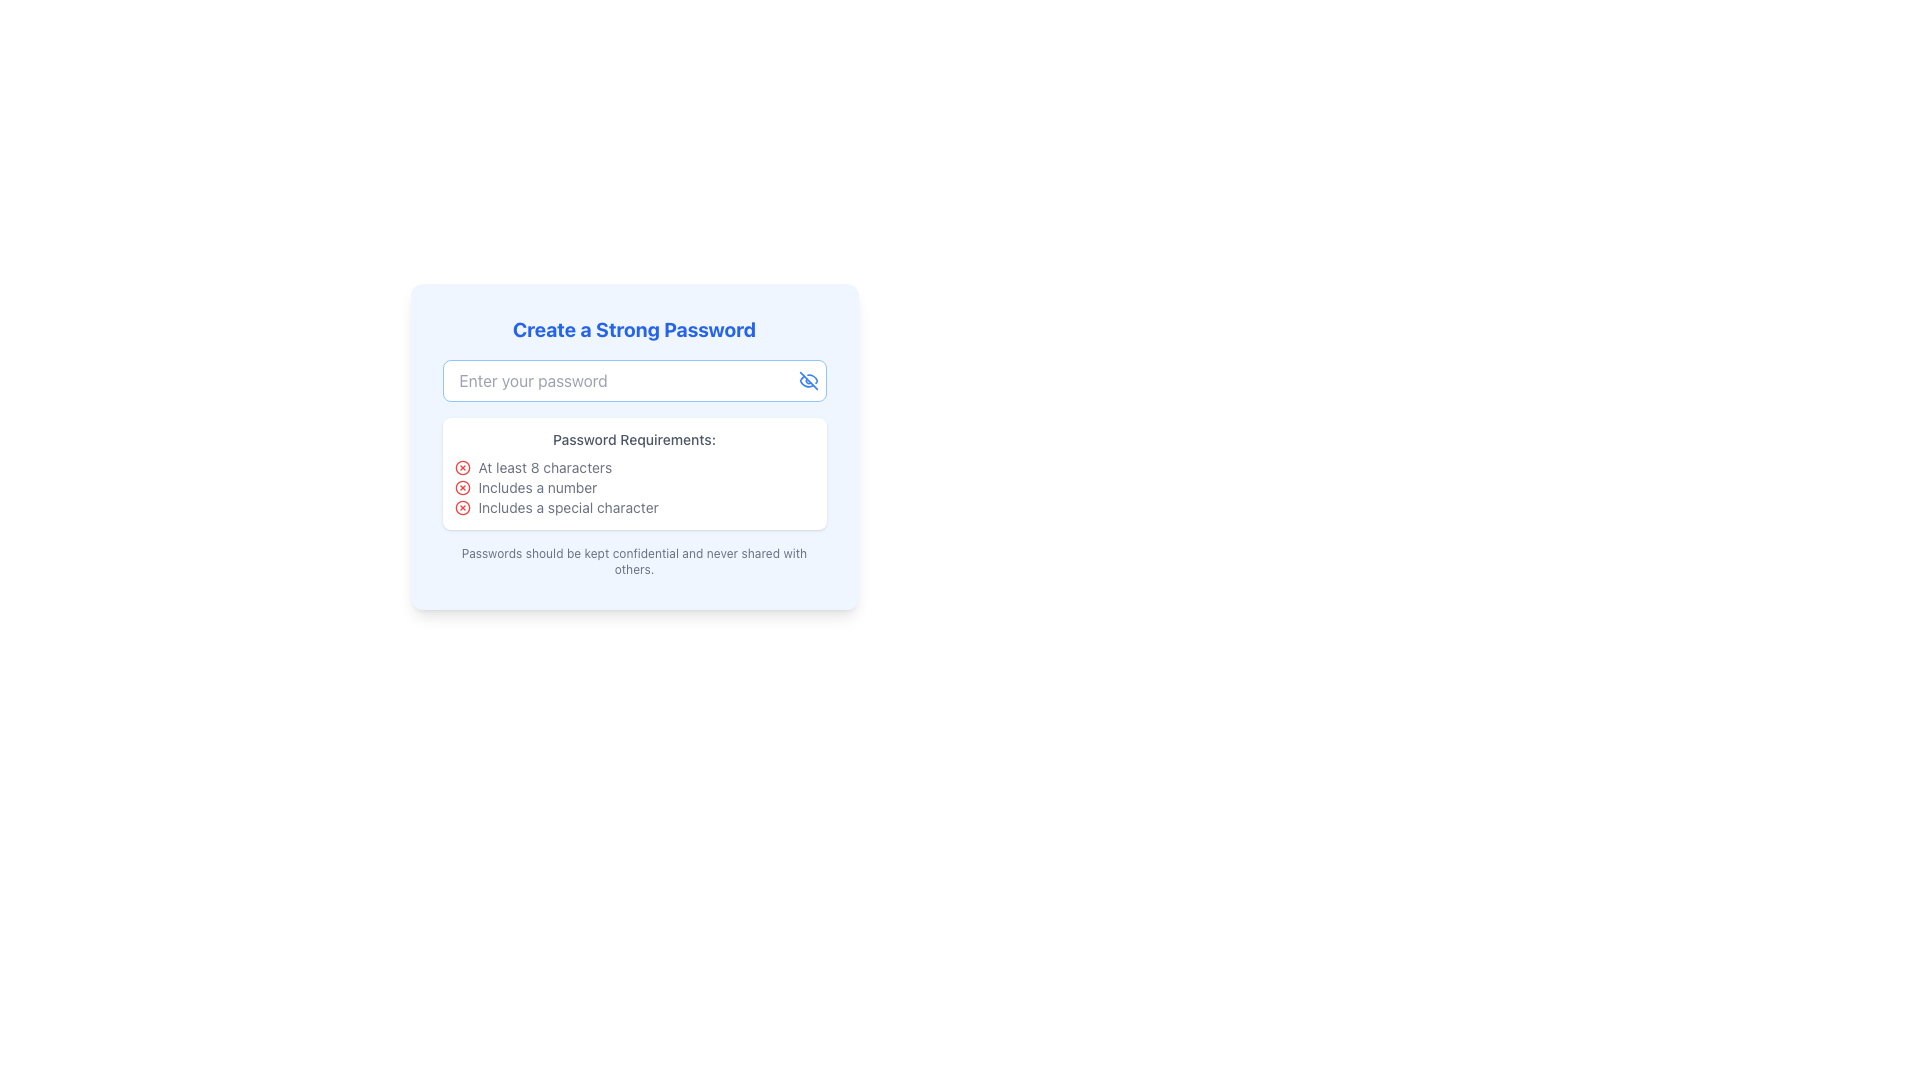 The image size is (1920, 1080). Describe the element at coordinates (567, 507) in the screenshot. I see `the text label stating 'Includes a special character' located under the 'Password Requirements' section` at that location.